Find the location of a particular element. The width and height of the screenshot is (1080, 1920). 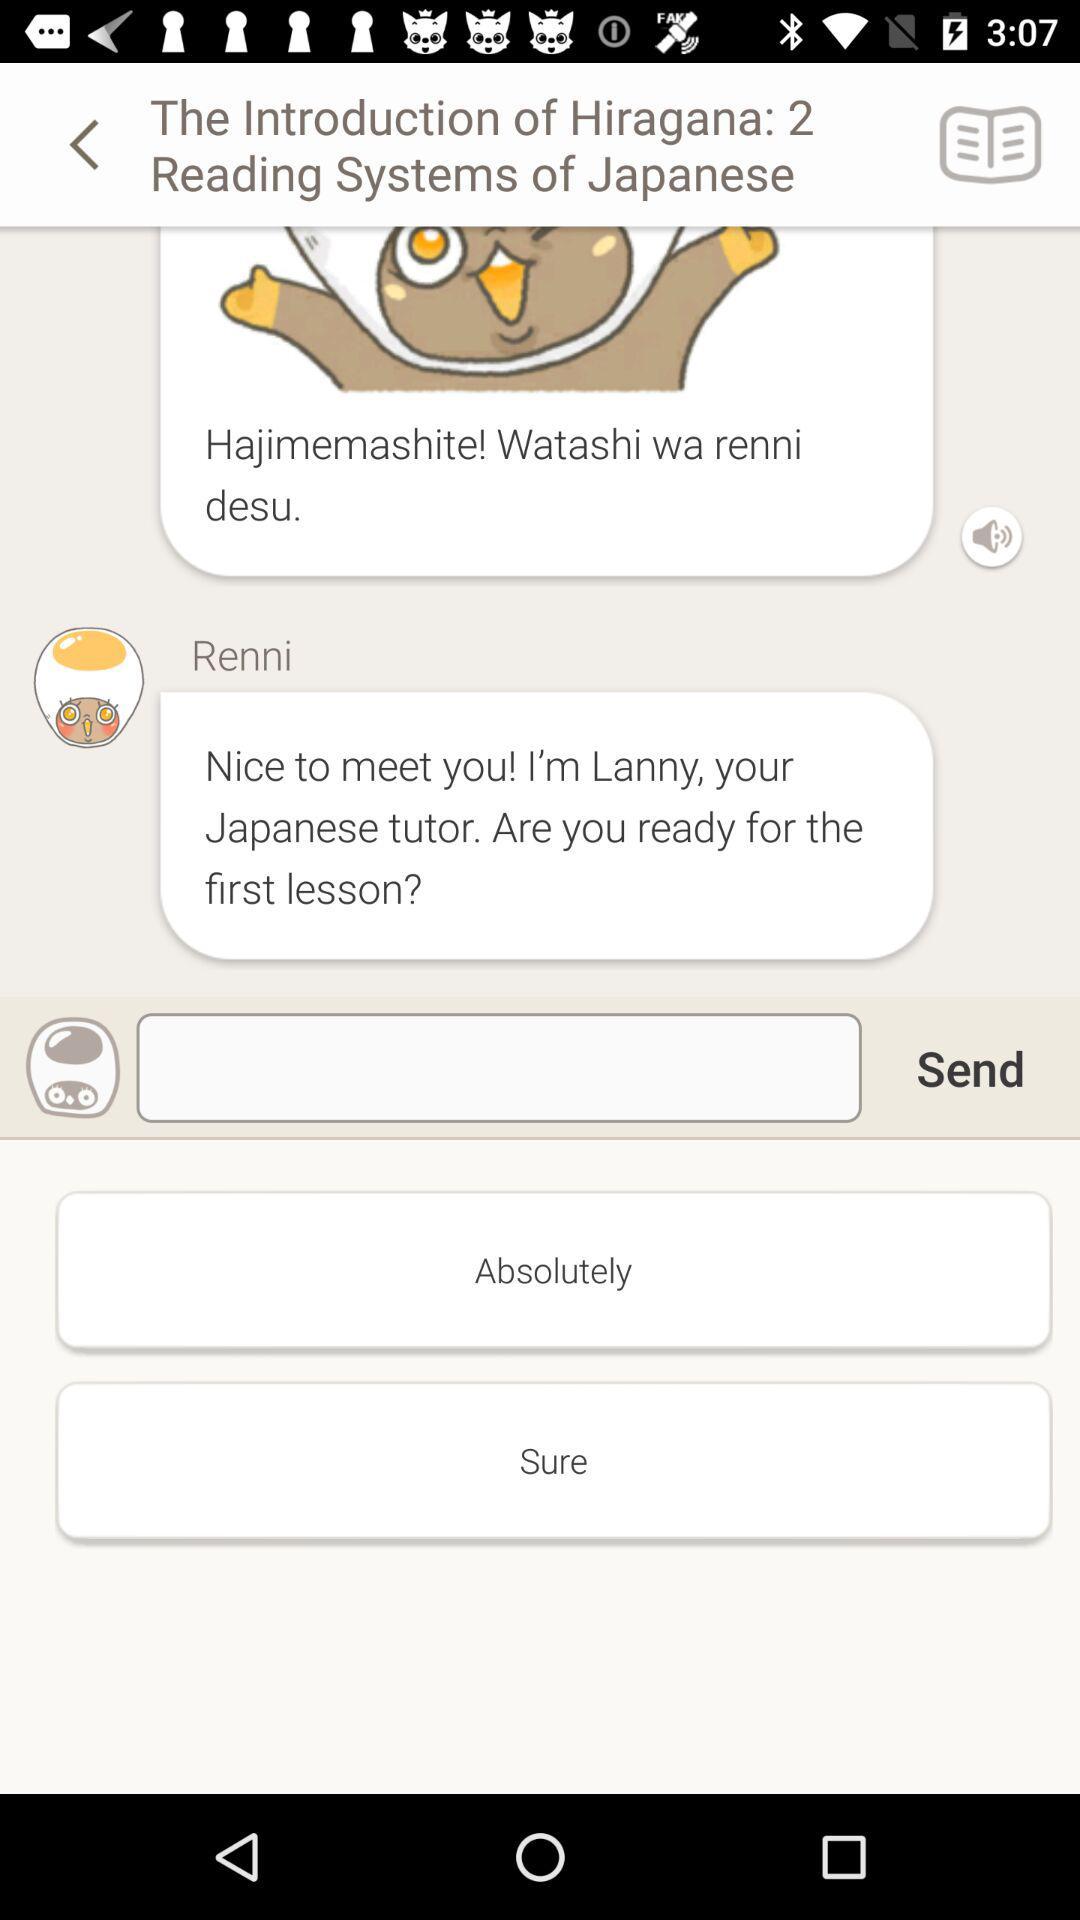

the book icon is located at coordinates (991, 143).